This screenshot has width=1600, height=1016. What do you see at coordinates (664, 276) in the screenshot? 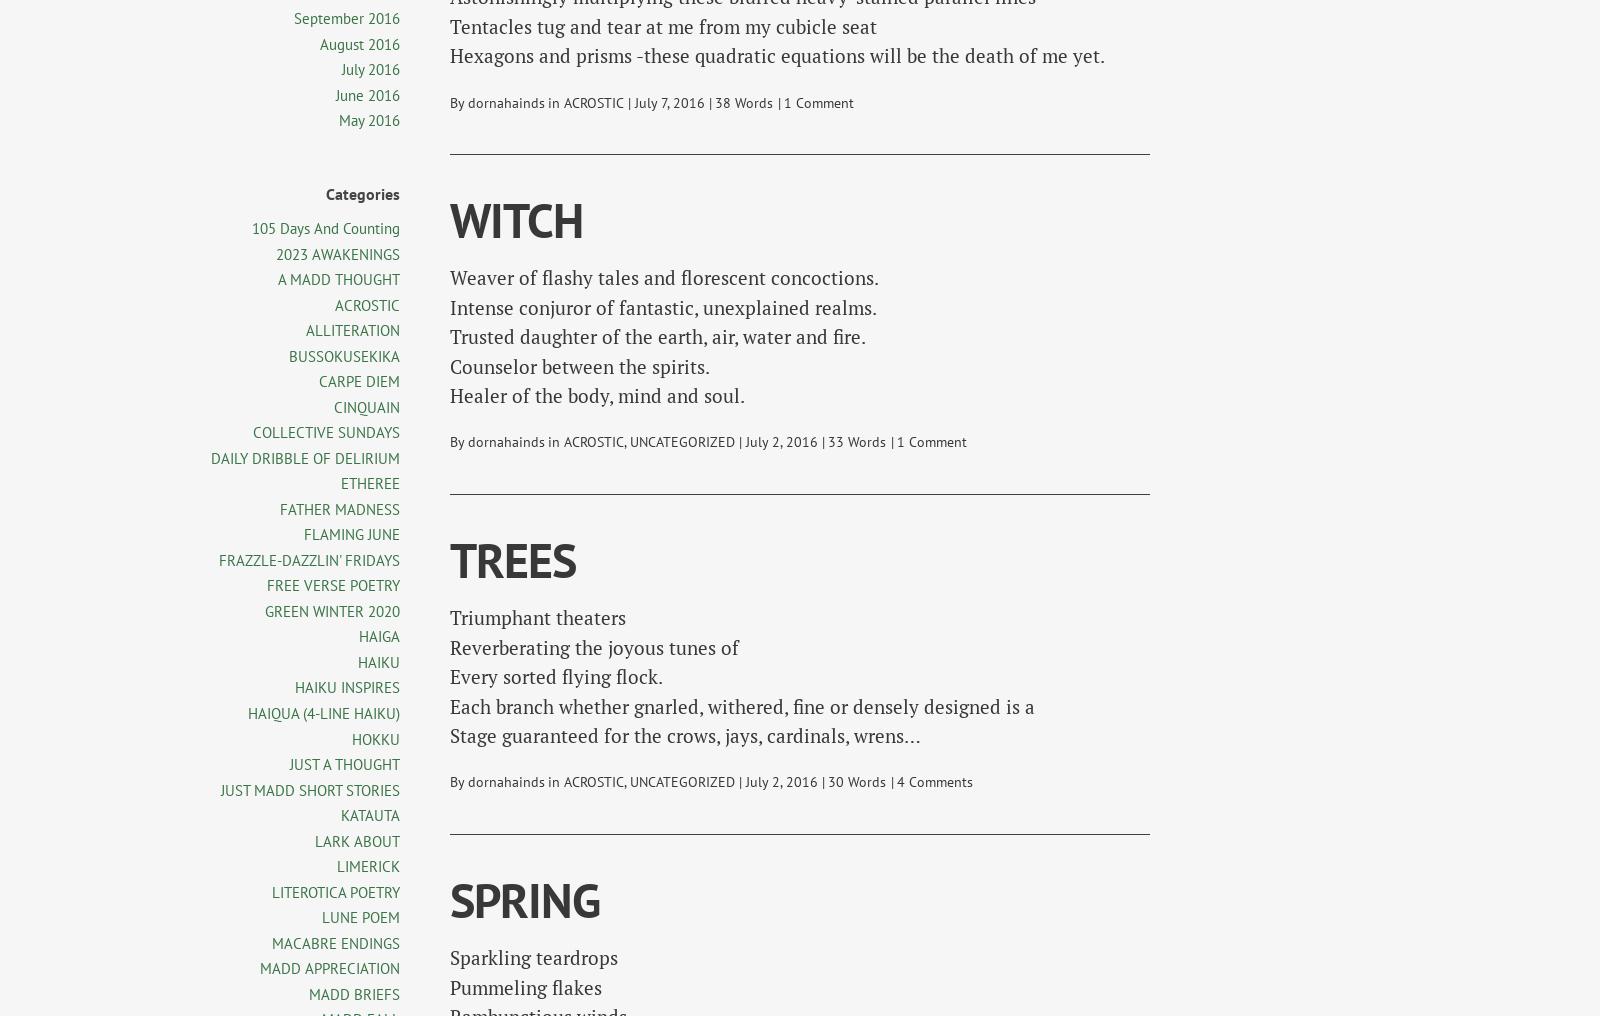
I see `'Weaver of flashy tales and florescent concoctions.'` at bounding box center [664, 276].